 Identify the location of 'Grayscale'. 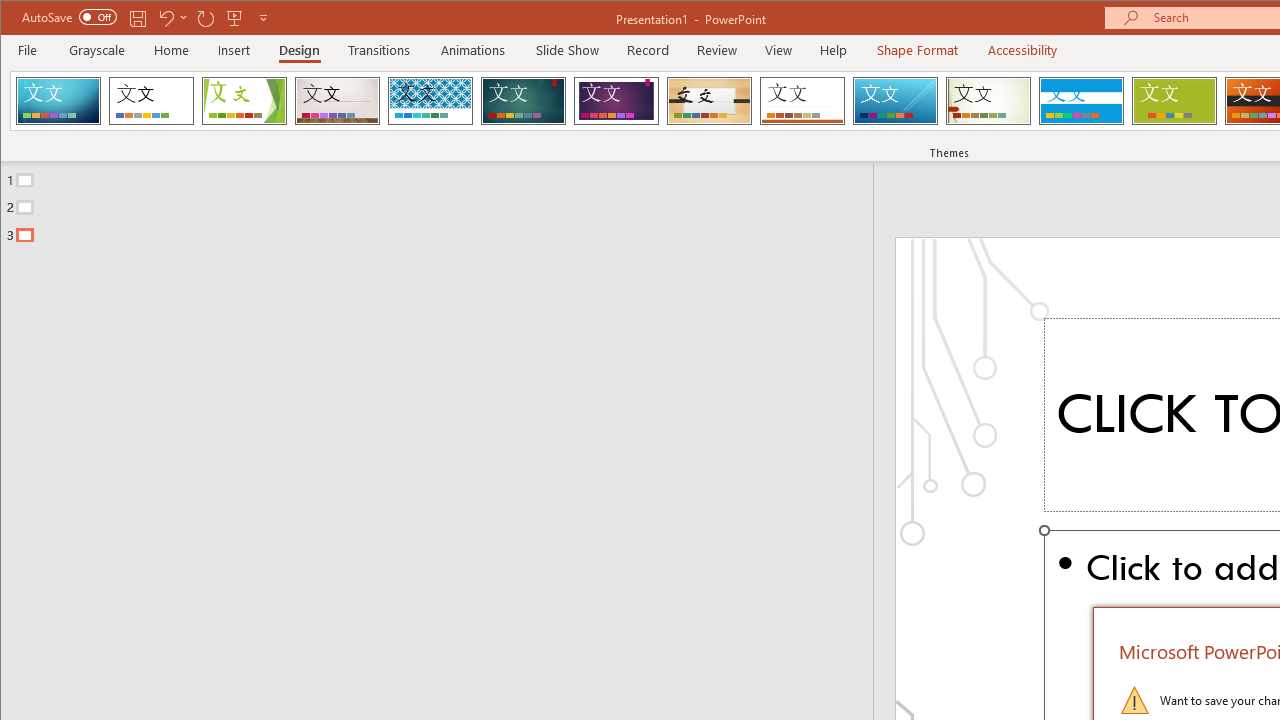
(96, 49).